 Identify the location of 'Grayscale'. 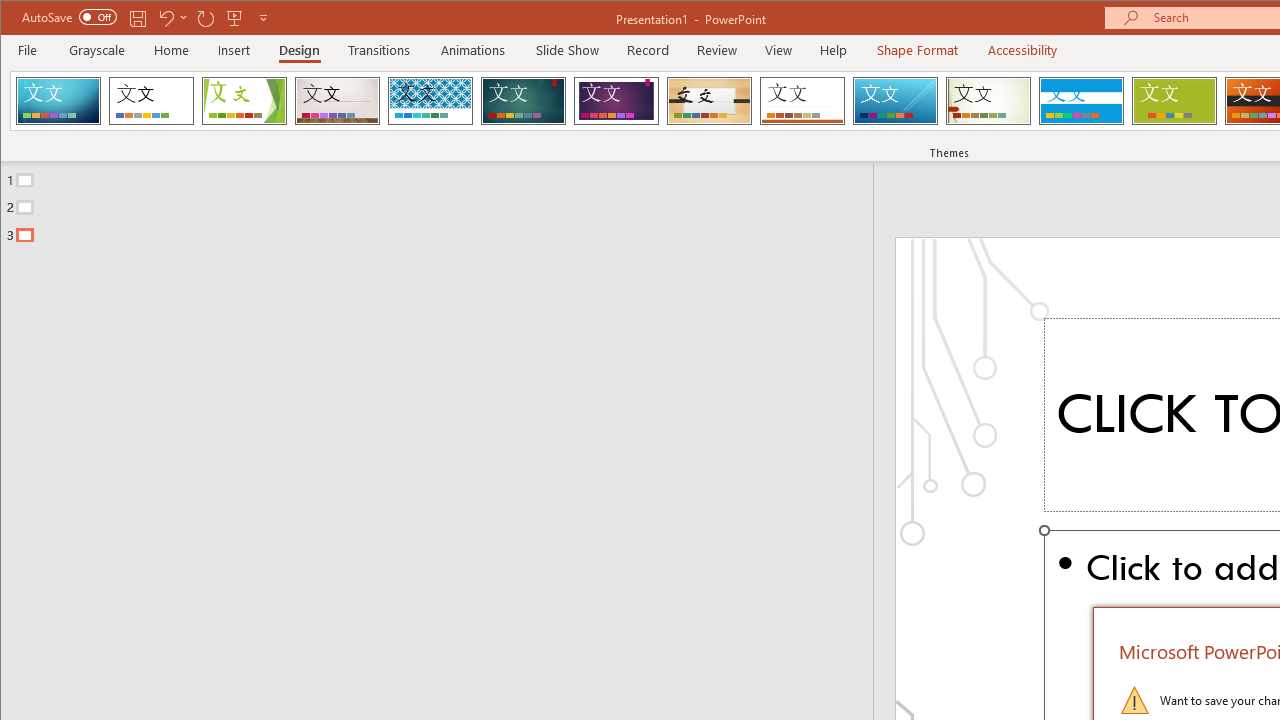
(96, 49).